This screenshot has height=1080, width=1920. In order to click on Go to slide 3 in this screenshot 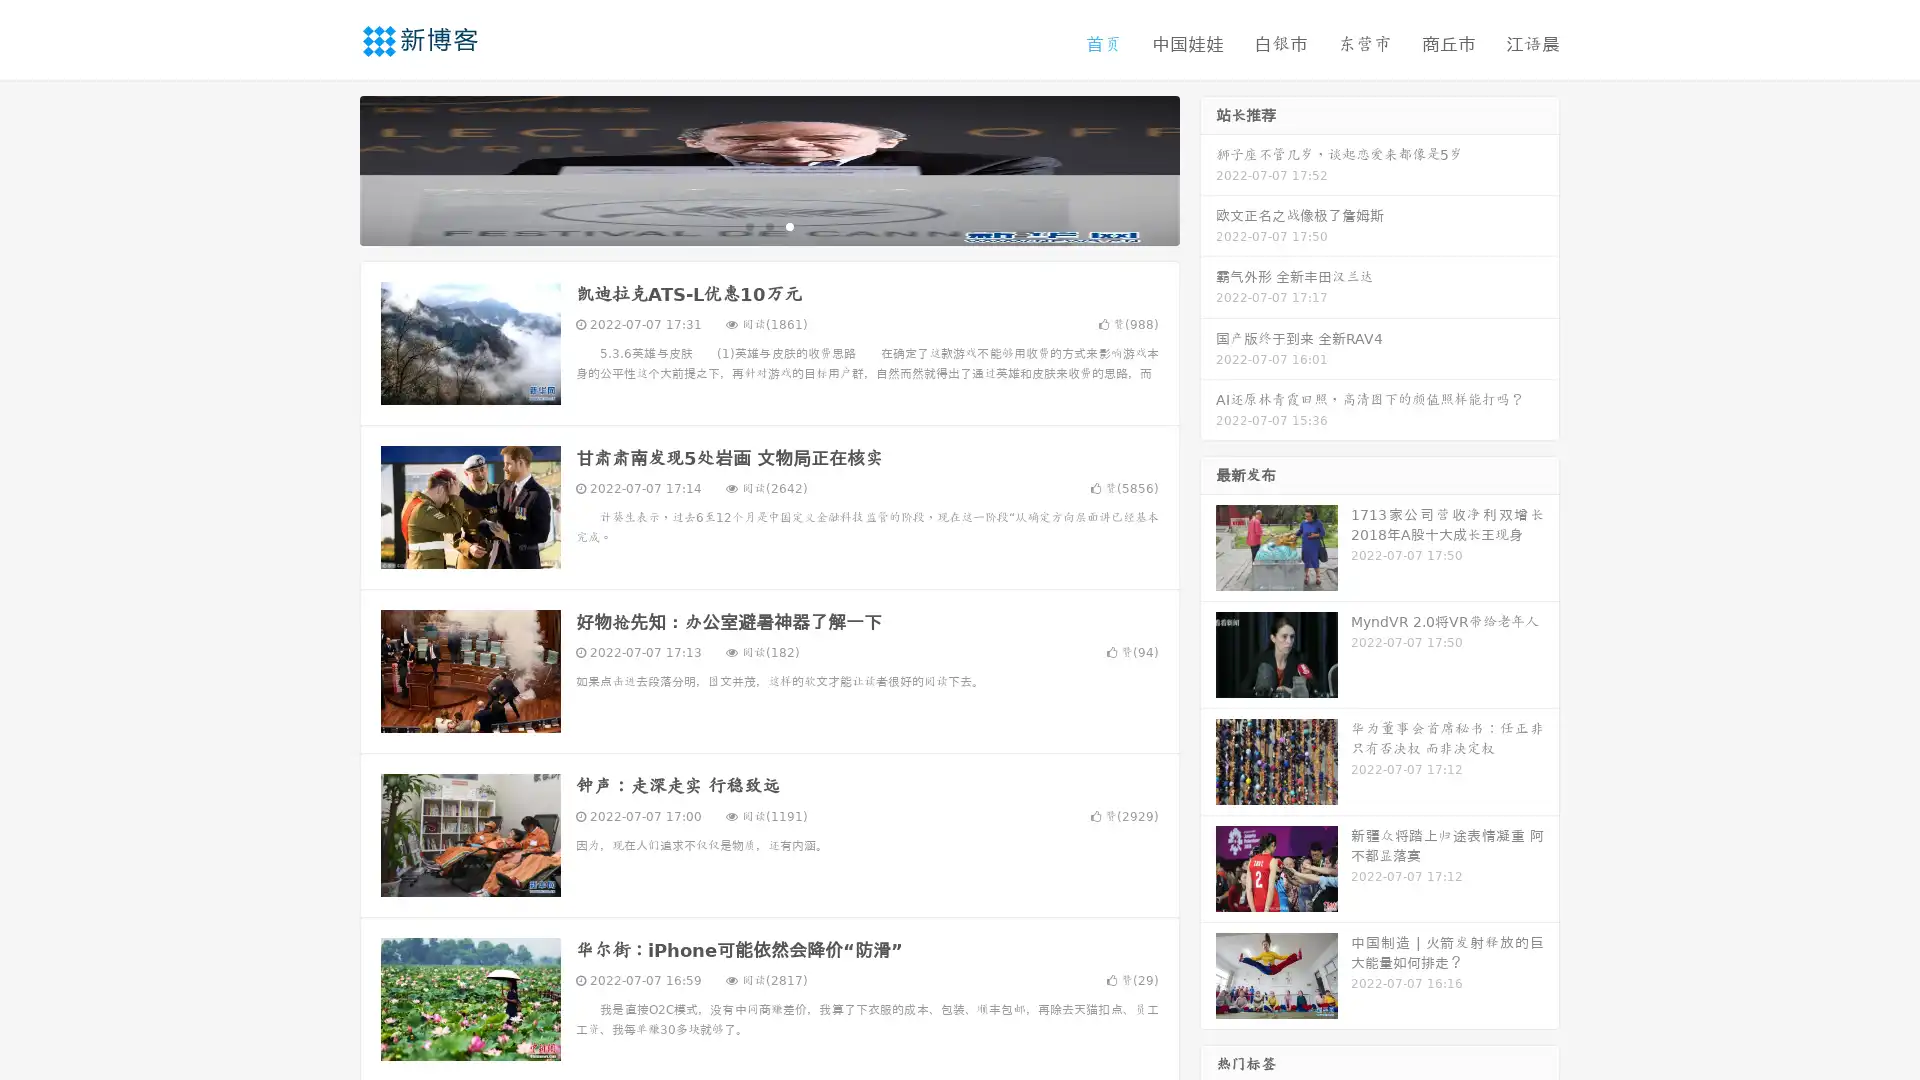, I will do `click(789, 225)`.